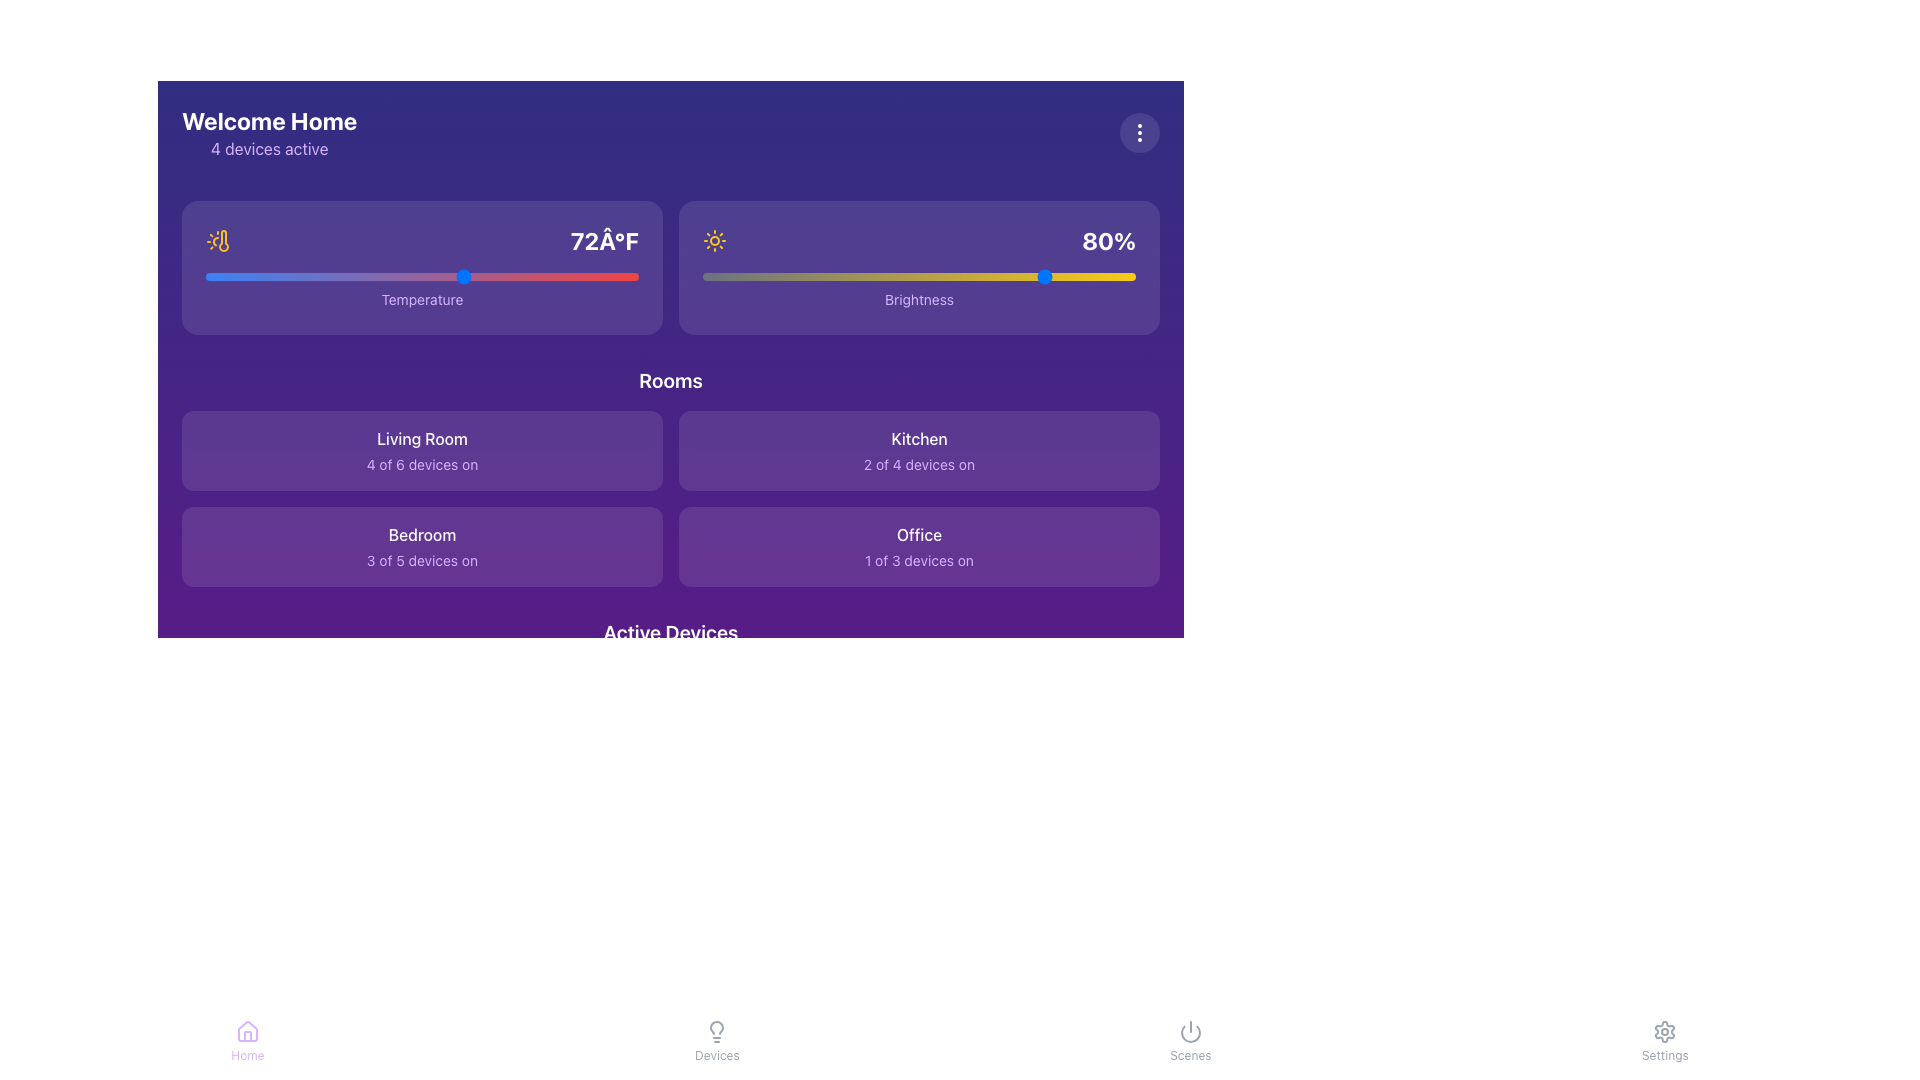 Image resolution: width=1920 pixels, height=1080 pixels. Describe the element at coordinates (918, 299) in the screenshot. I see `the text label that describes the function or property being adjusted by the progress bar, located below the gradient progress bar` at that location.